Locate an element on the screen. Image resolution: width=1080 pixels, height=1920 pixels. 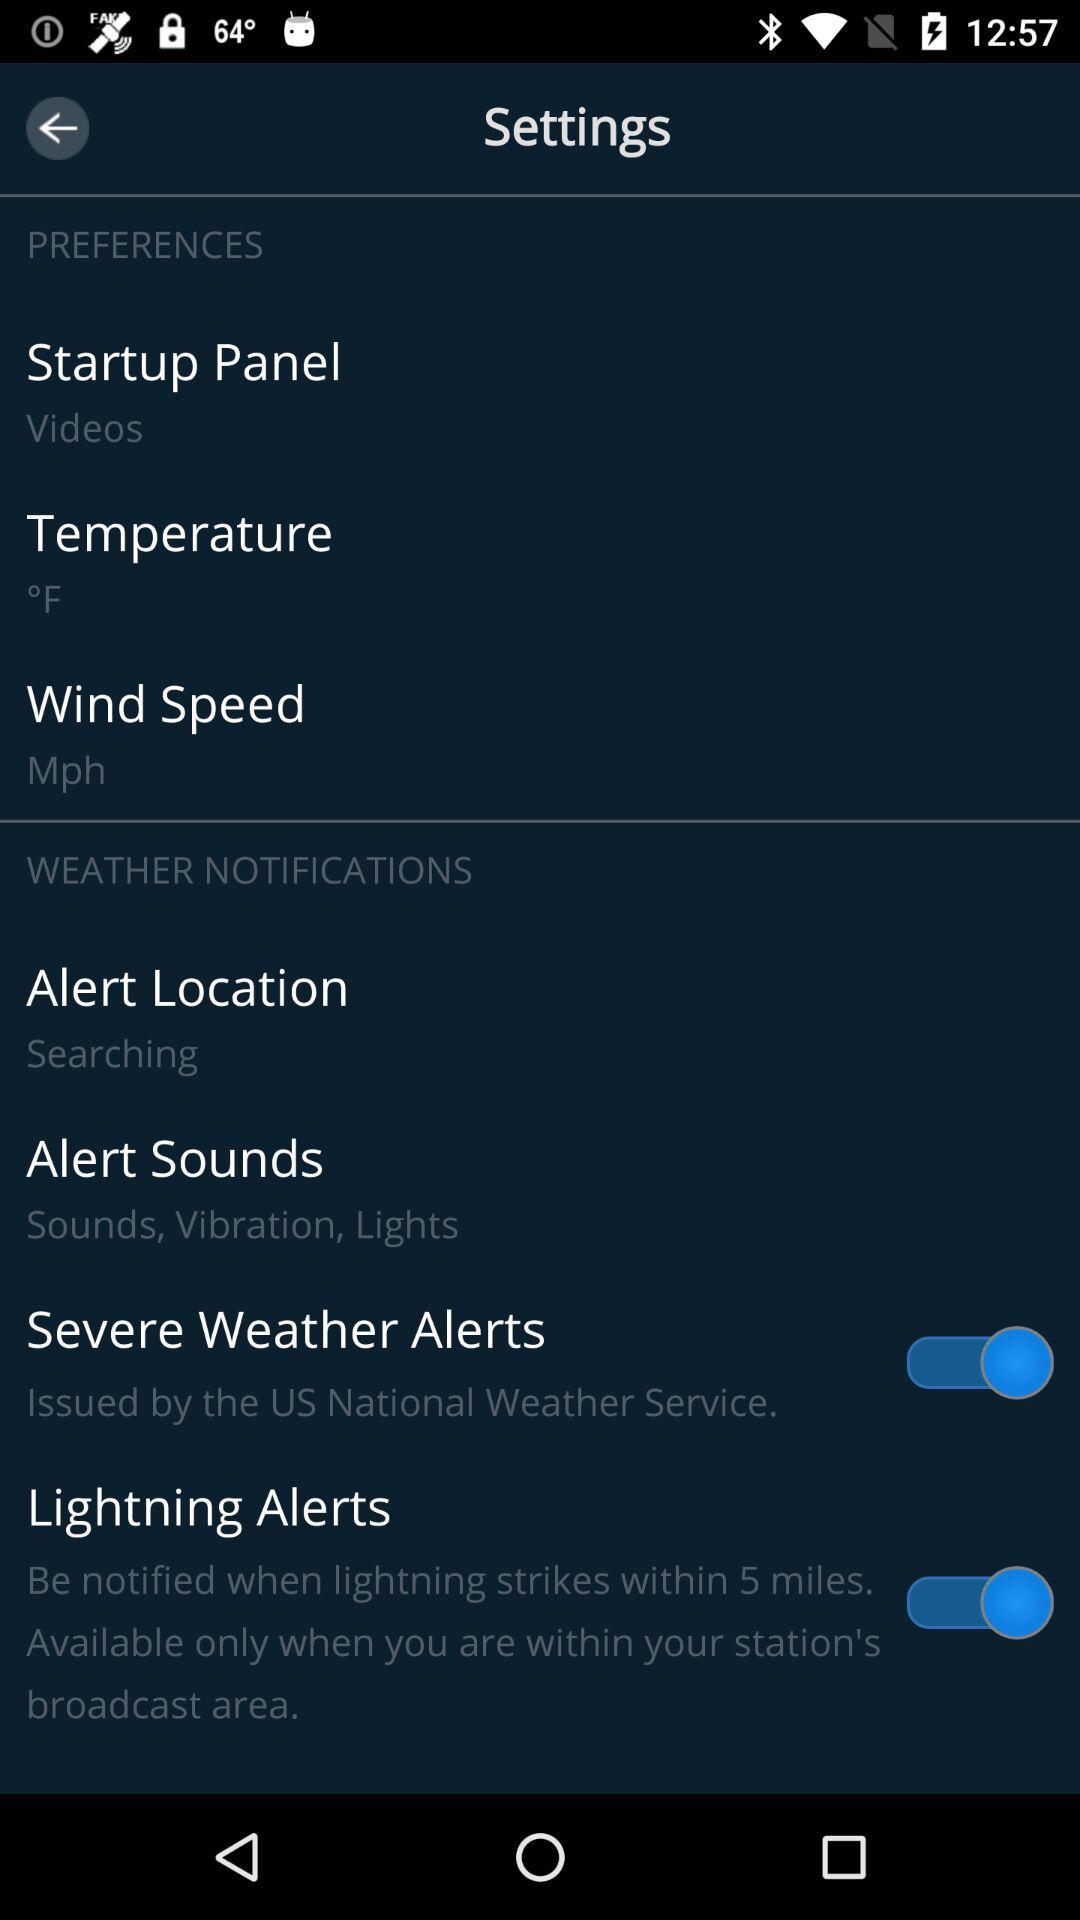
lightning alerts be is located at coordinates (540, 1603).